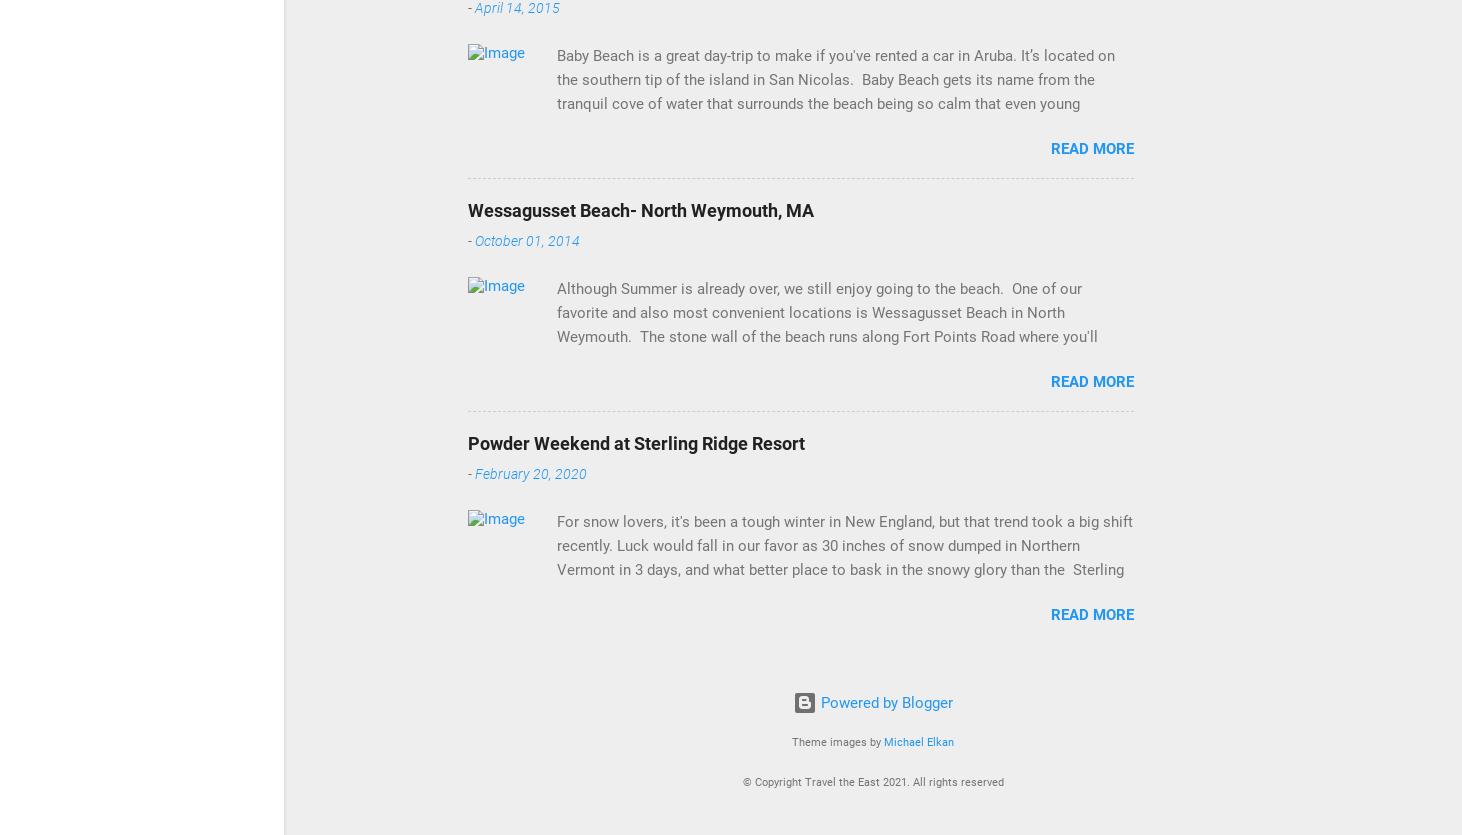 This screenshot has width=1462, height=835. Describe the element at coordinates (529, 473) in the screenshot. I see `'February 20, 2020'` at that location.